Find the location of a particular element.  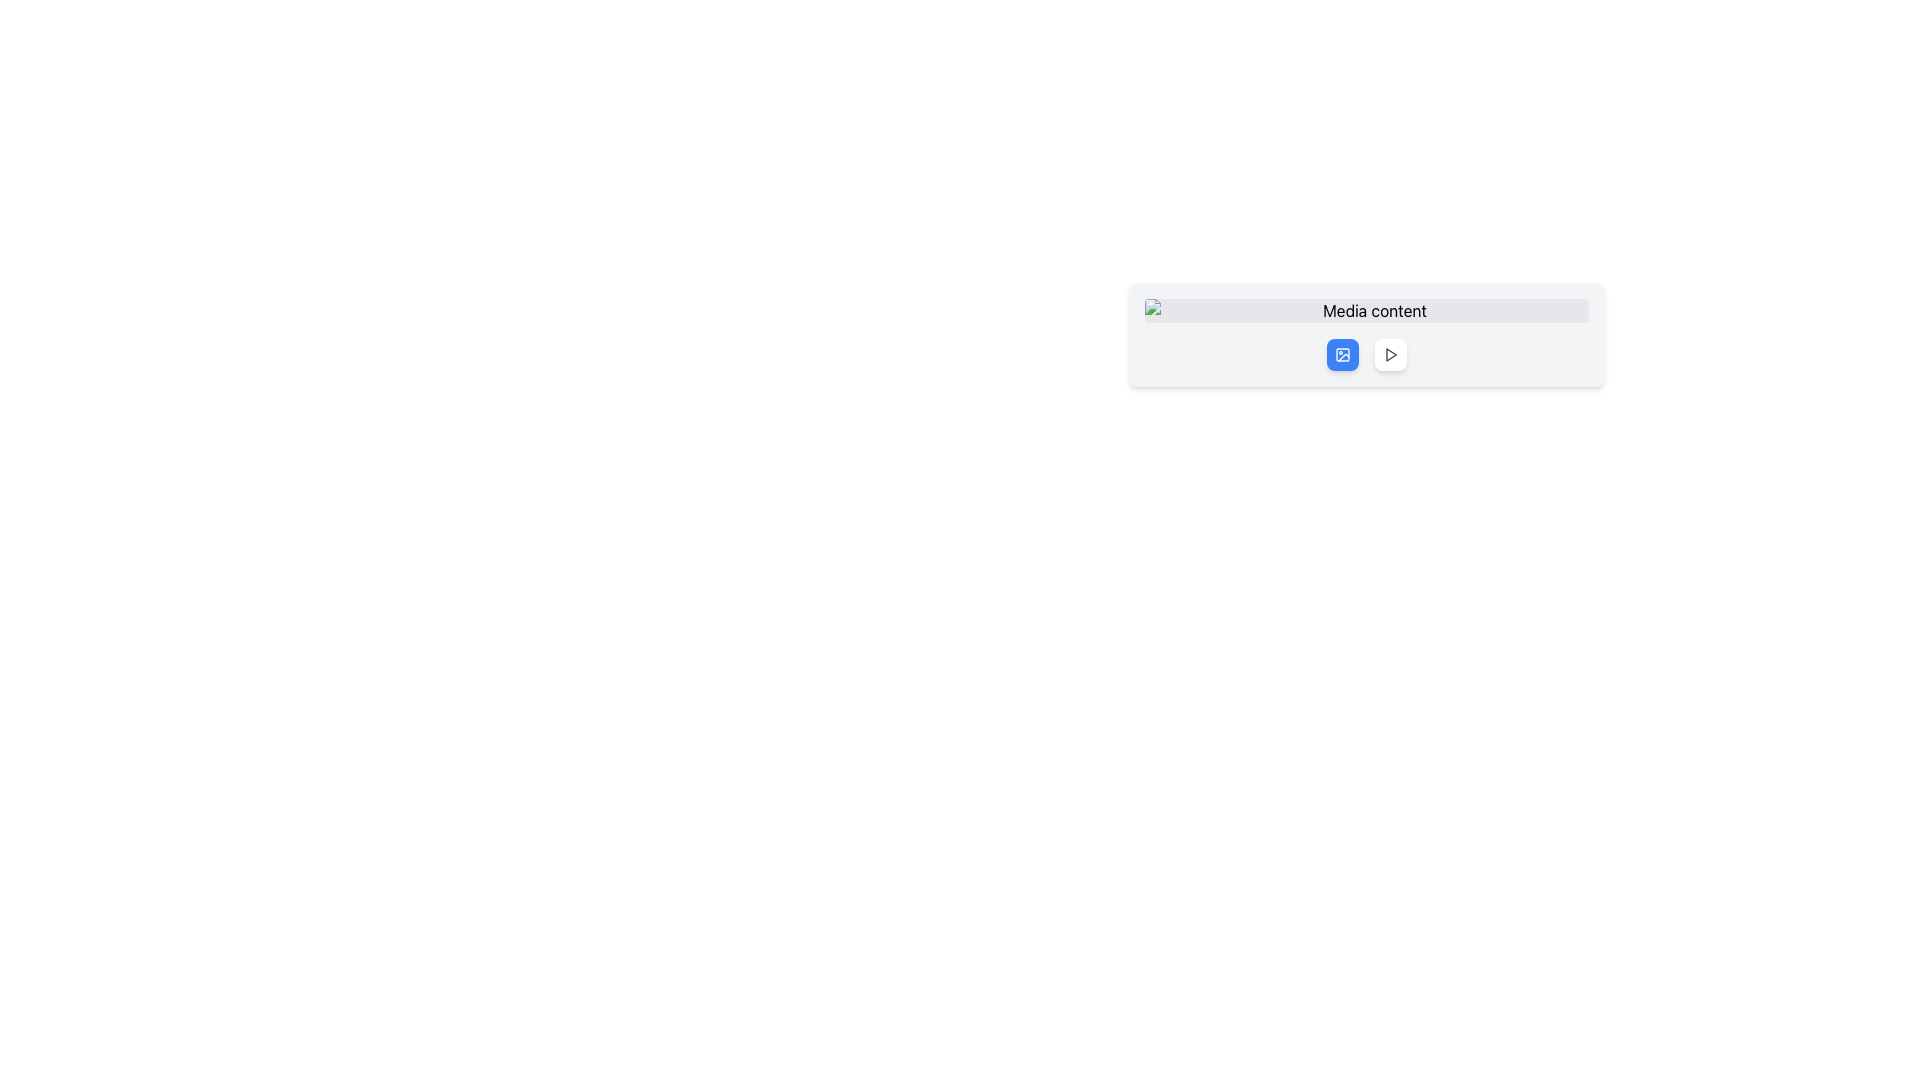

the 'Add image' icon located within the blue circular button is located at coordinates (1343, 353).